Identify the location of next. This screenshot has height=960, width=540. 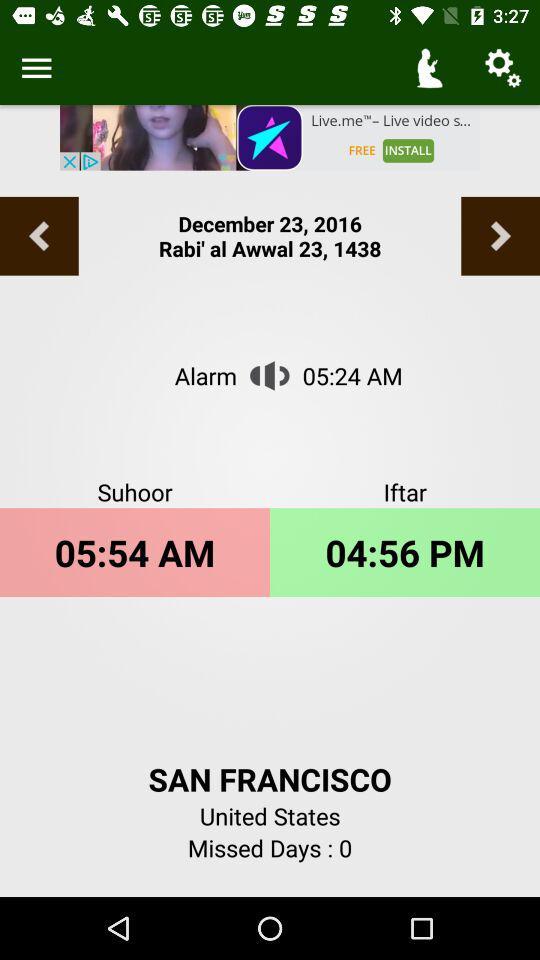
(499, 236).